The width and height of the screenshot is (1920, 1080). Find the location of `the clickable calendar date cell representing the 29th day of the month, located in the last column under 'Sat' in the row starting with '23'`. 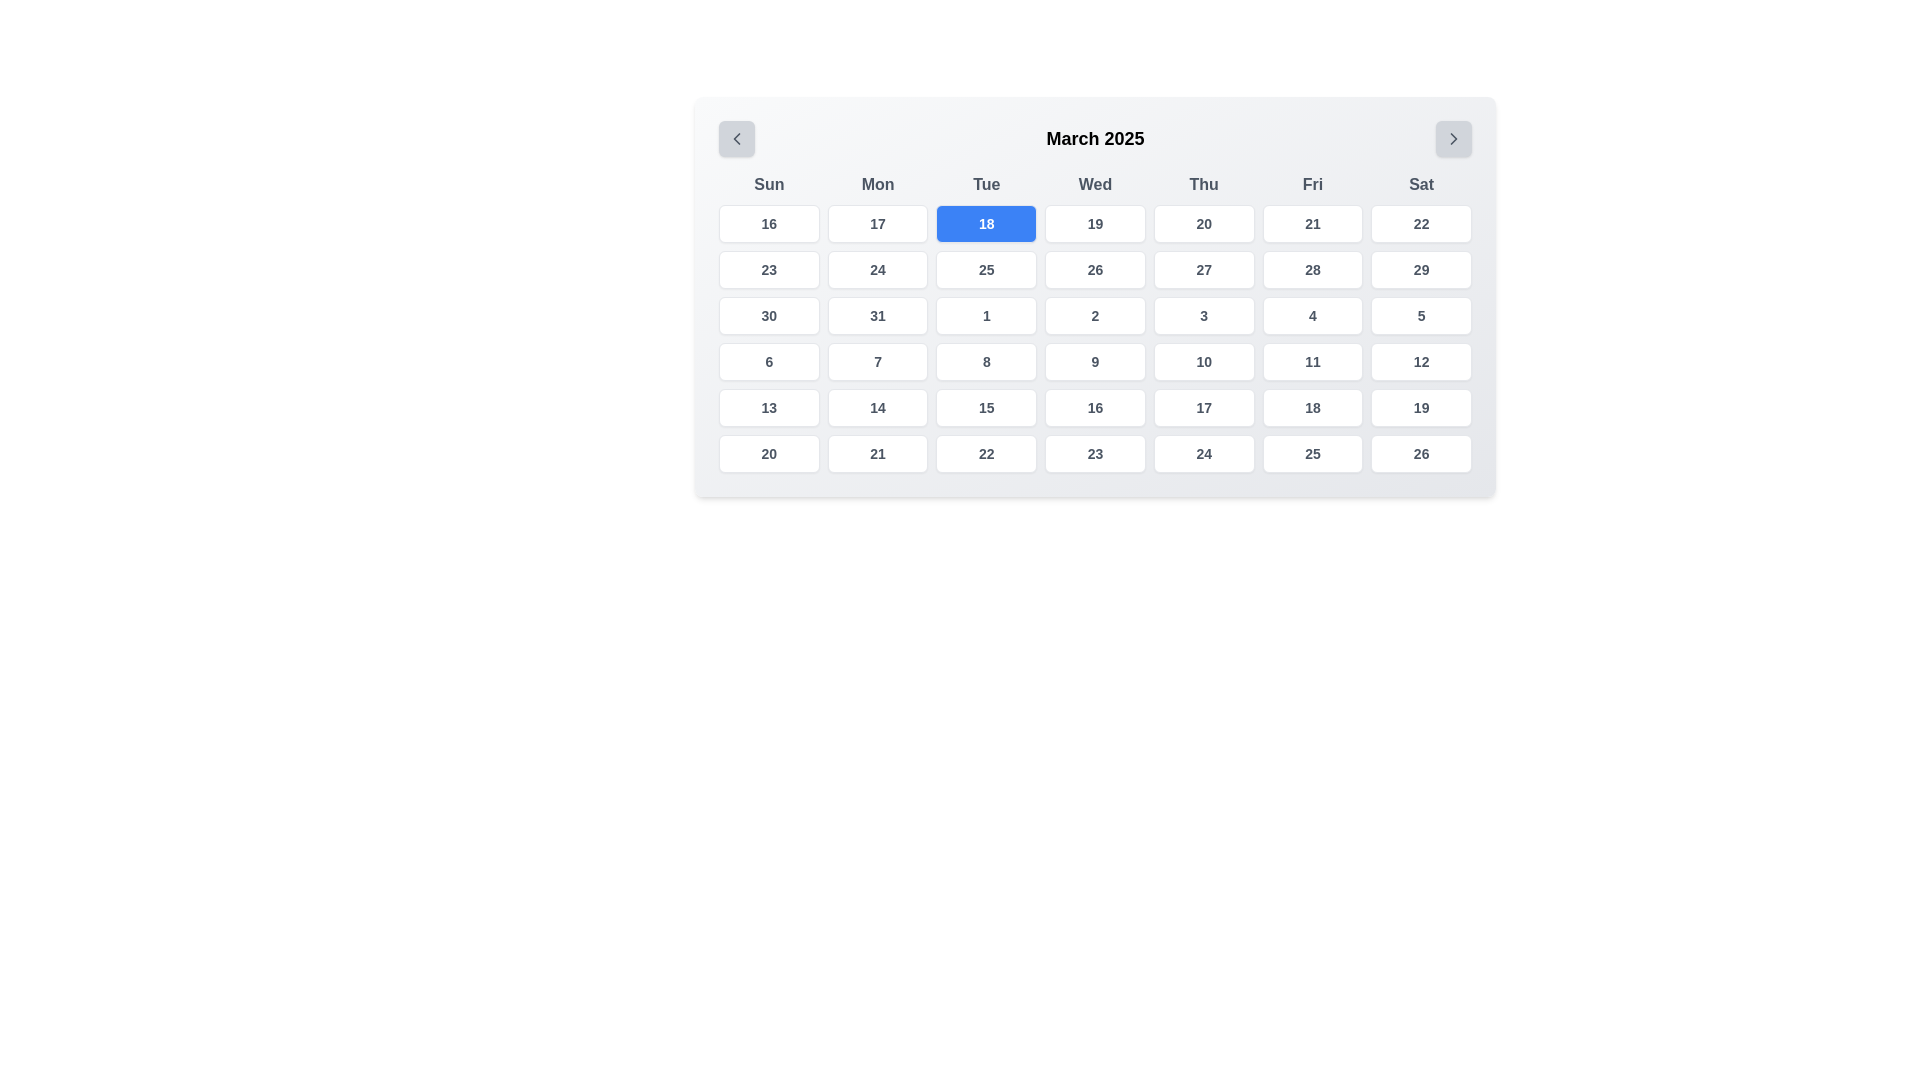

the clickable calendar date cell representing the 29th day of the month, located in the last column under 'Sat' in the row starting with '23' is located at coordinates (1420, 270).